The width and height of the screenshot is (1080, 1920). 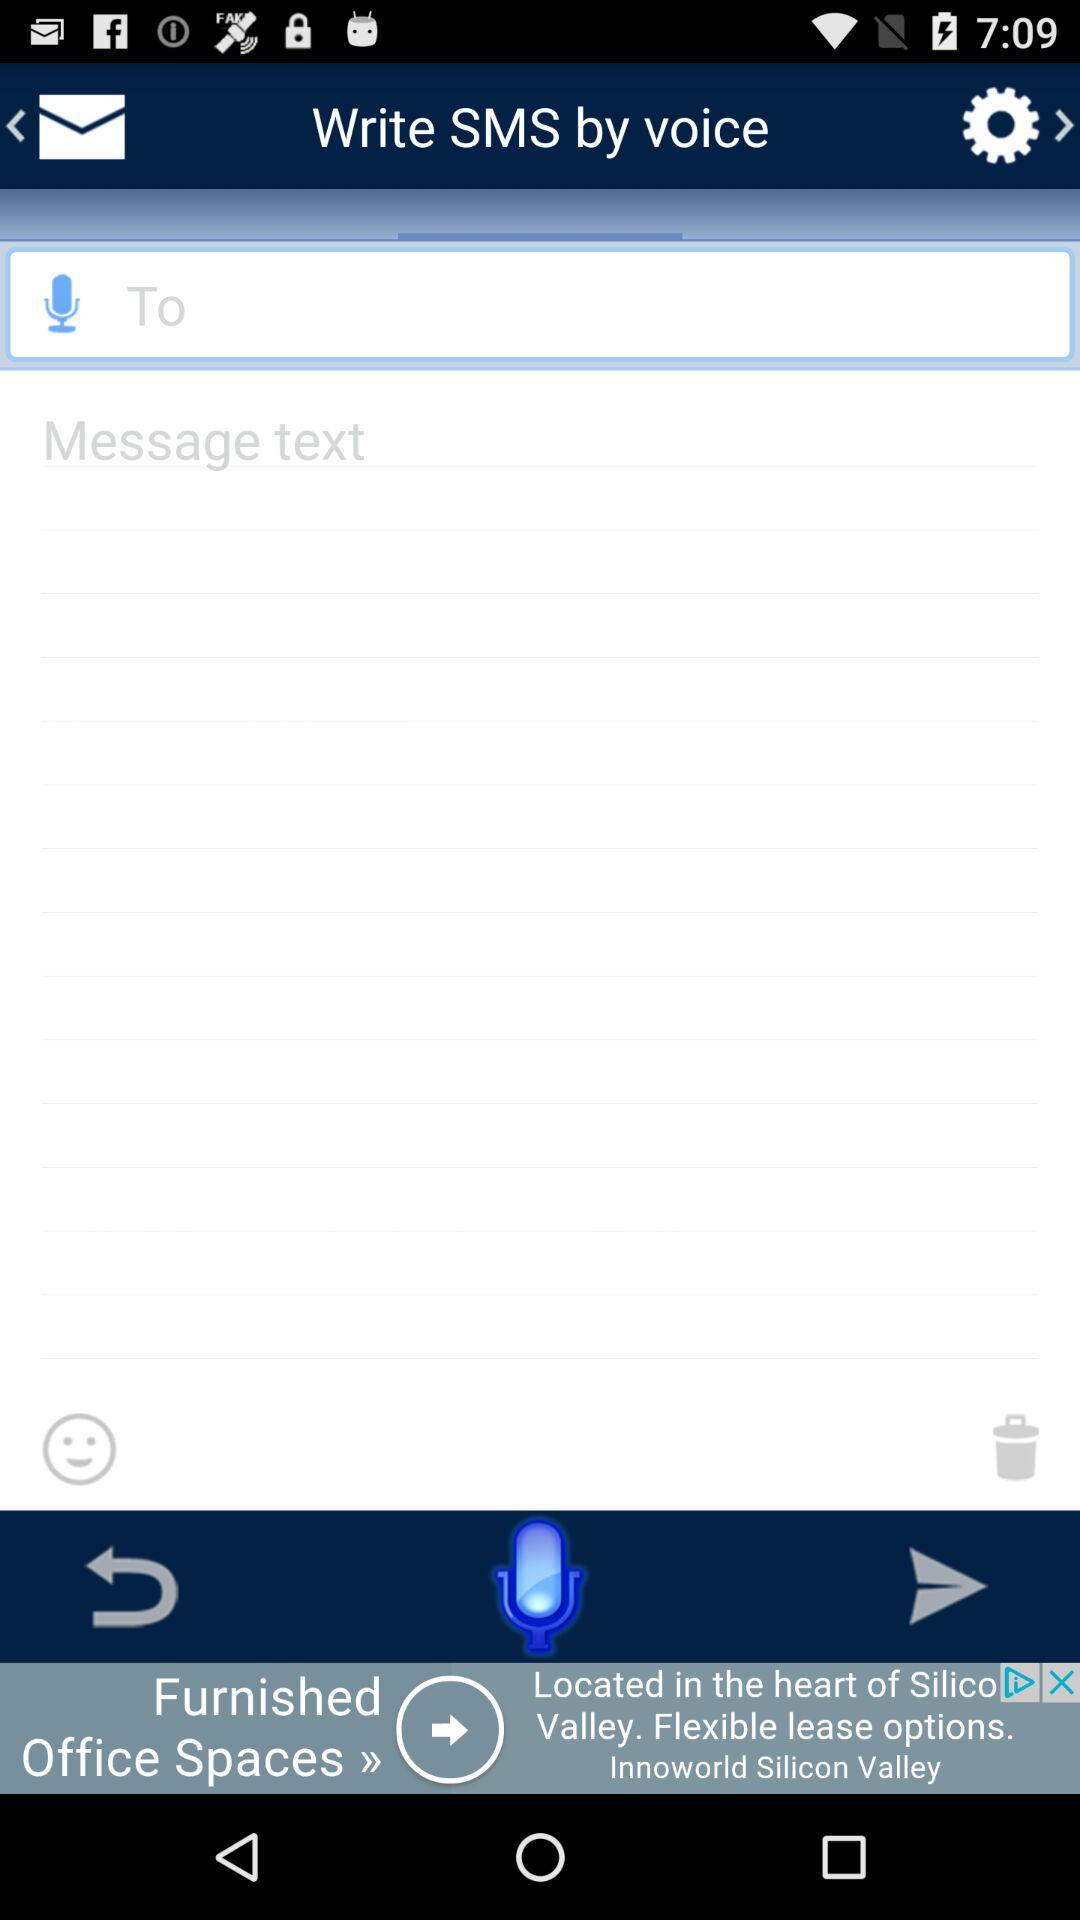 What do you see at coordinates (1001, 124) in the screenshot?
I see `setting option` at bounding box center [1001, 124].